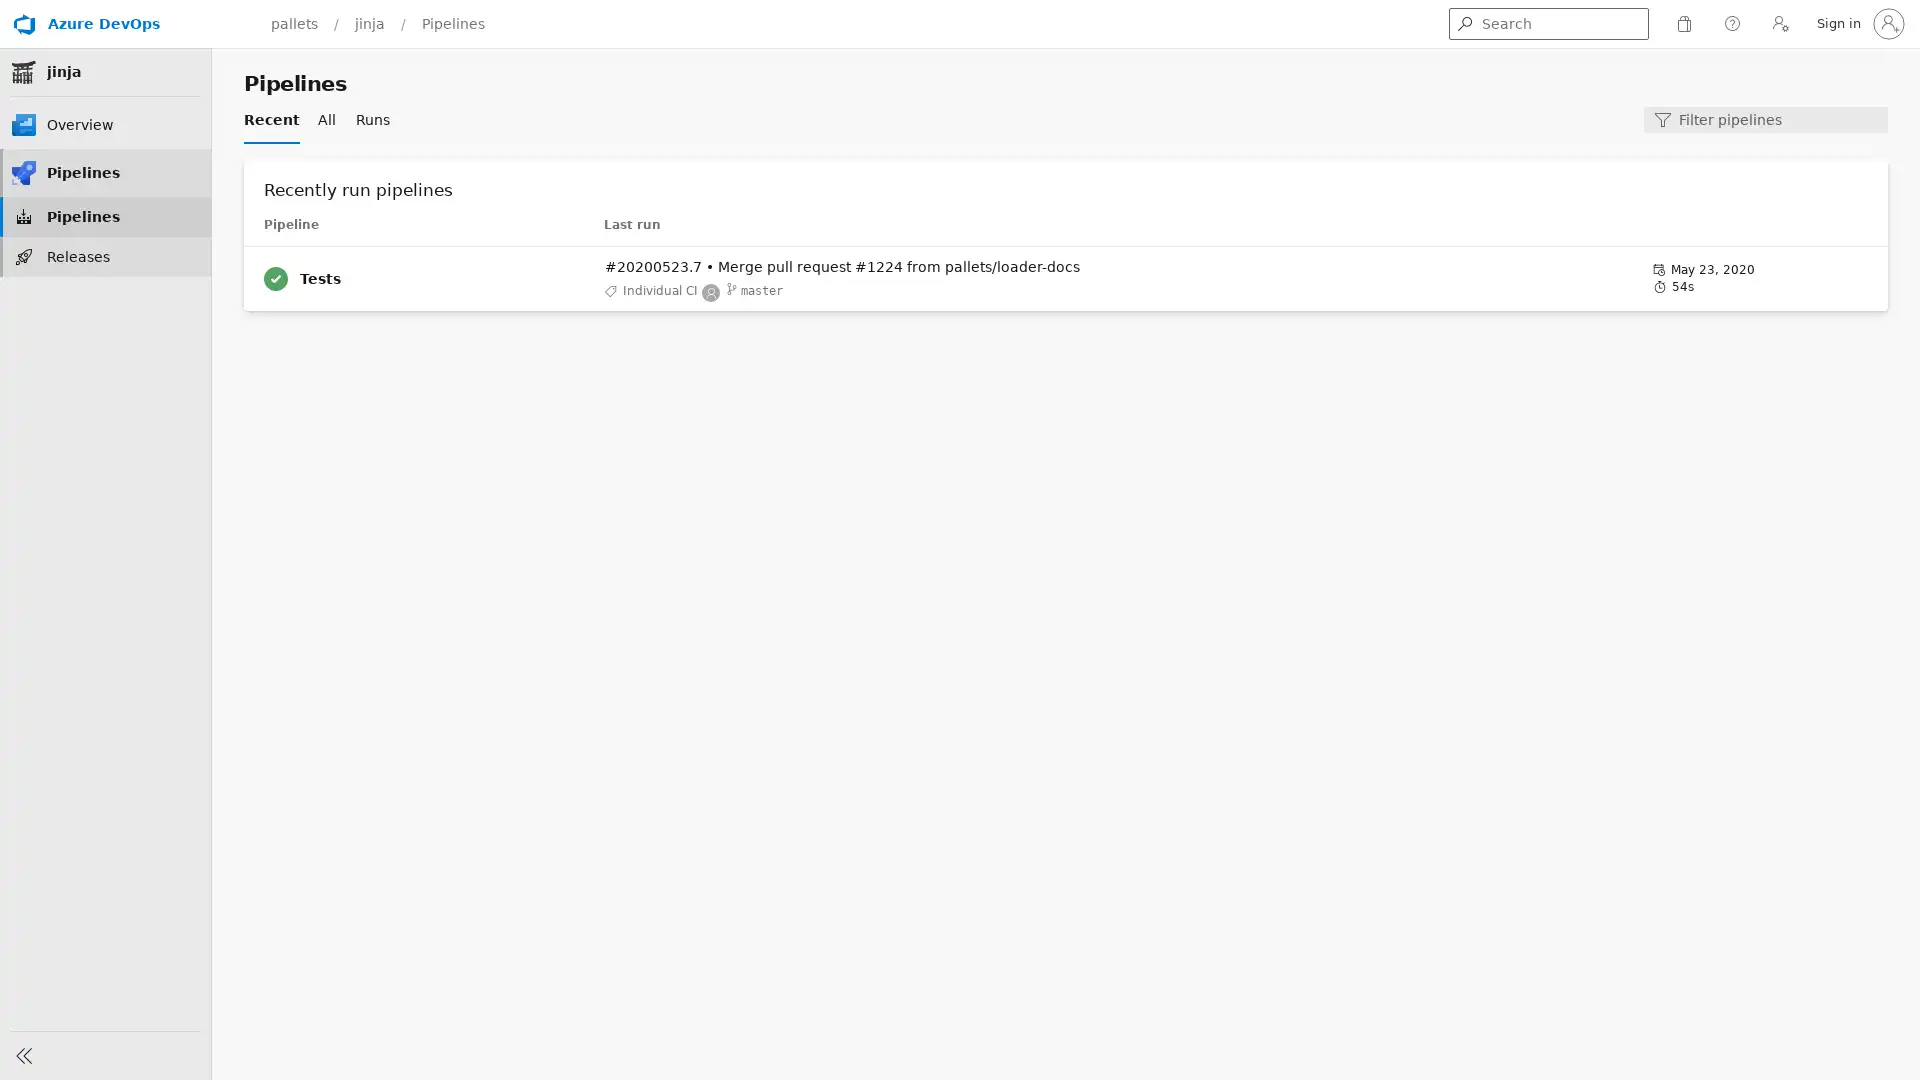 The image size is (1920, 1080). What do you see at coordinates (1464, 23) in the screenshot?
I see `Get search results` at bounding box center [1464, 23].